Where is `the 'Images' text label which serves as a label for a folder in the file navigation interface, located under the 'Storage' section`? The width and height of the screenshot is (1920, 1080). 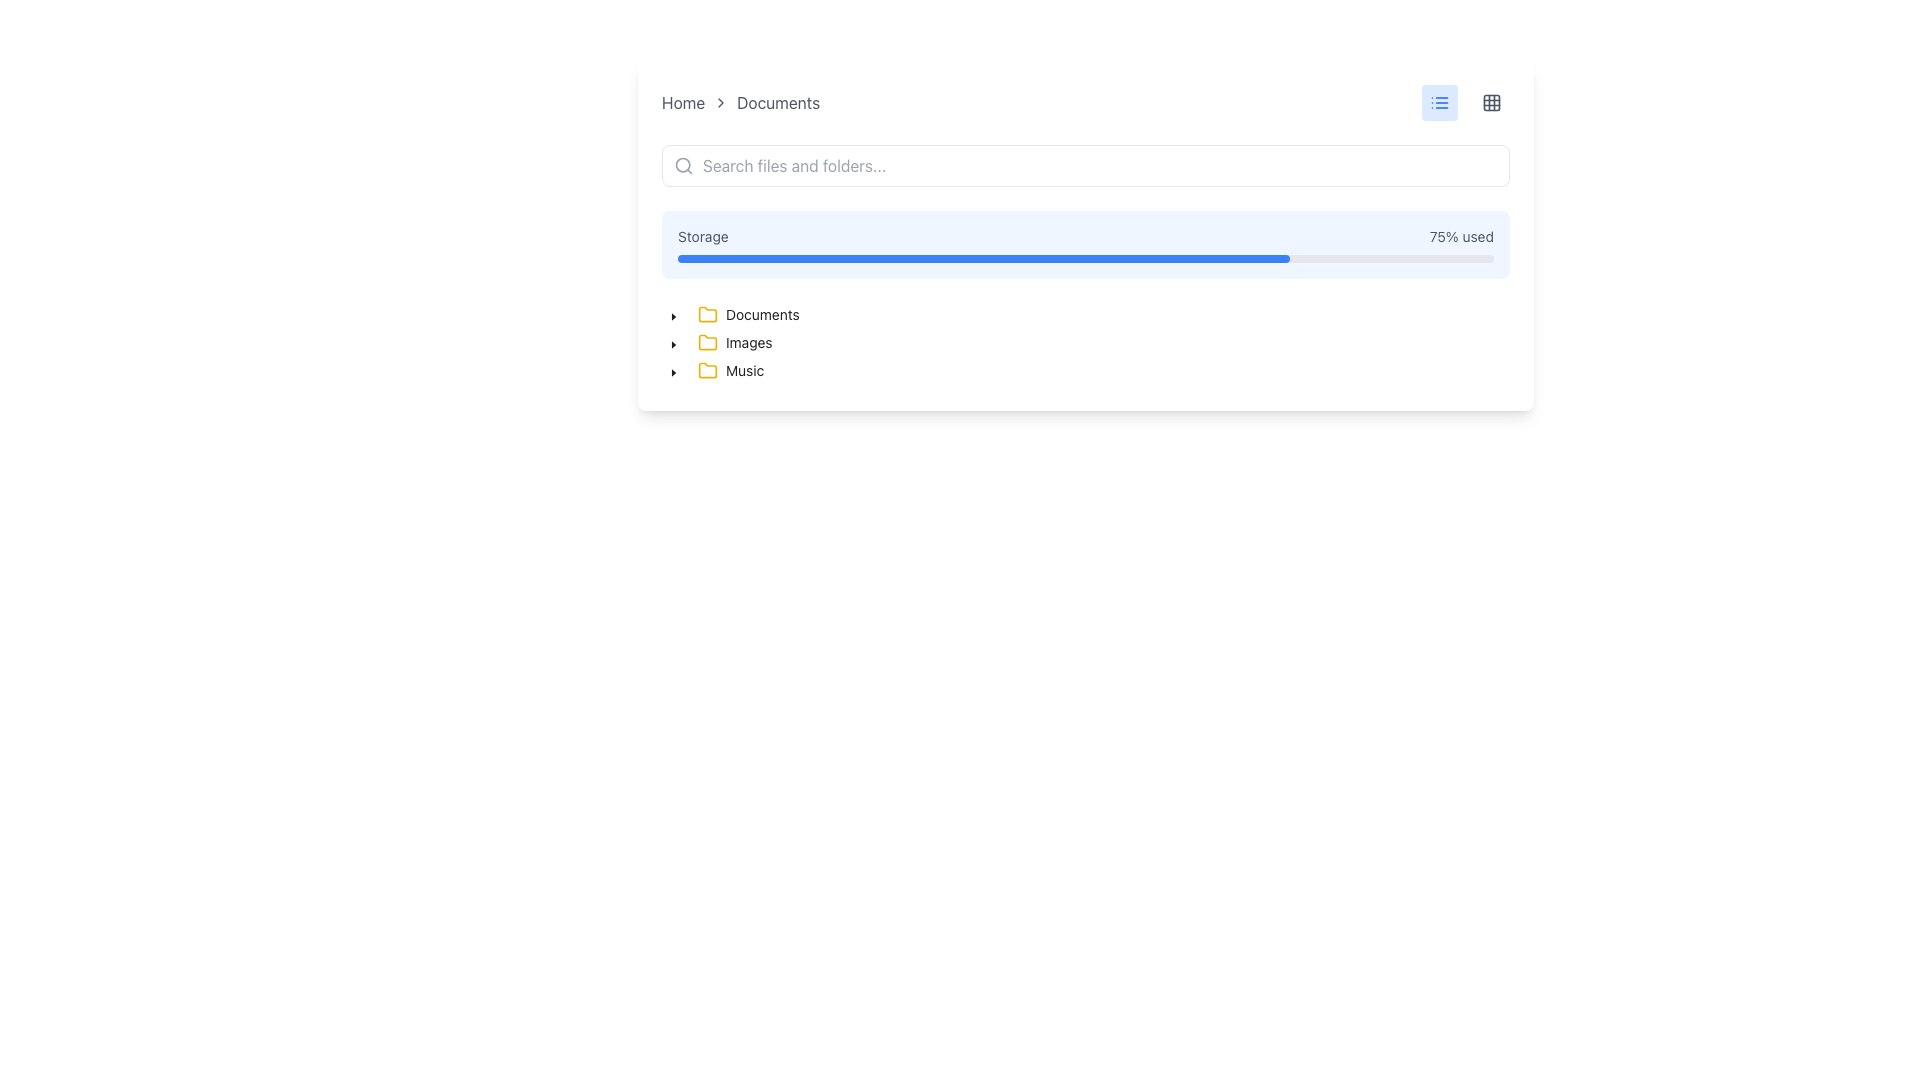
the 'Images' text label which serves as a label for a folder in the file navigation interface, located under the 'Storage' section is located at coordinates (748, 342).